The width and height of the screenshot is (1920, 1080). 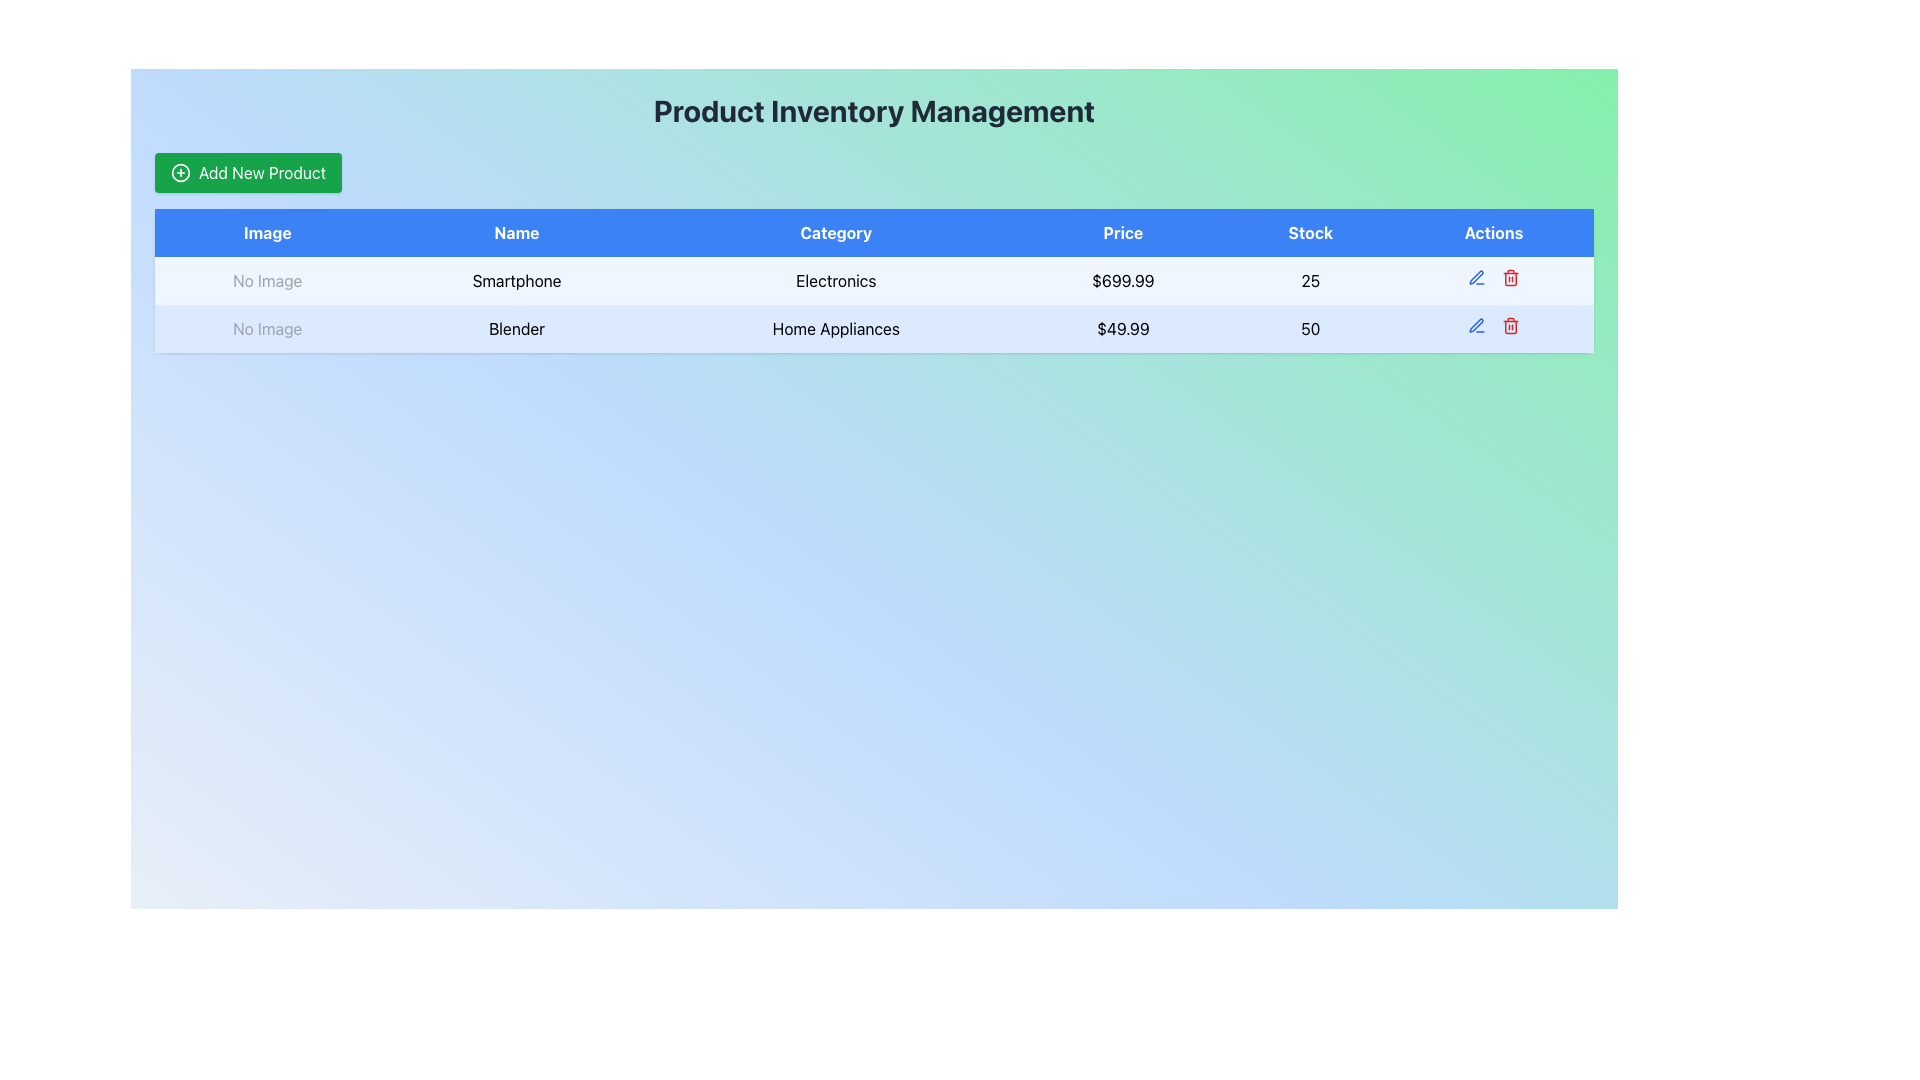 What do you see at coordinates (517, 281) in the screenshot?
I see `the text element representing the name or title of an item in the tabular product inventory system, located in the 'Name' column of the first data row` at bounding box center [517, 281].